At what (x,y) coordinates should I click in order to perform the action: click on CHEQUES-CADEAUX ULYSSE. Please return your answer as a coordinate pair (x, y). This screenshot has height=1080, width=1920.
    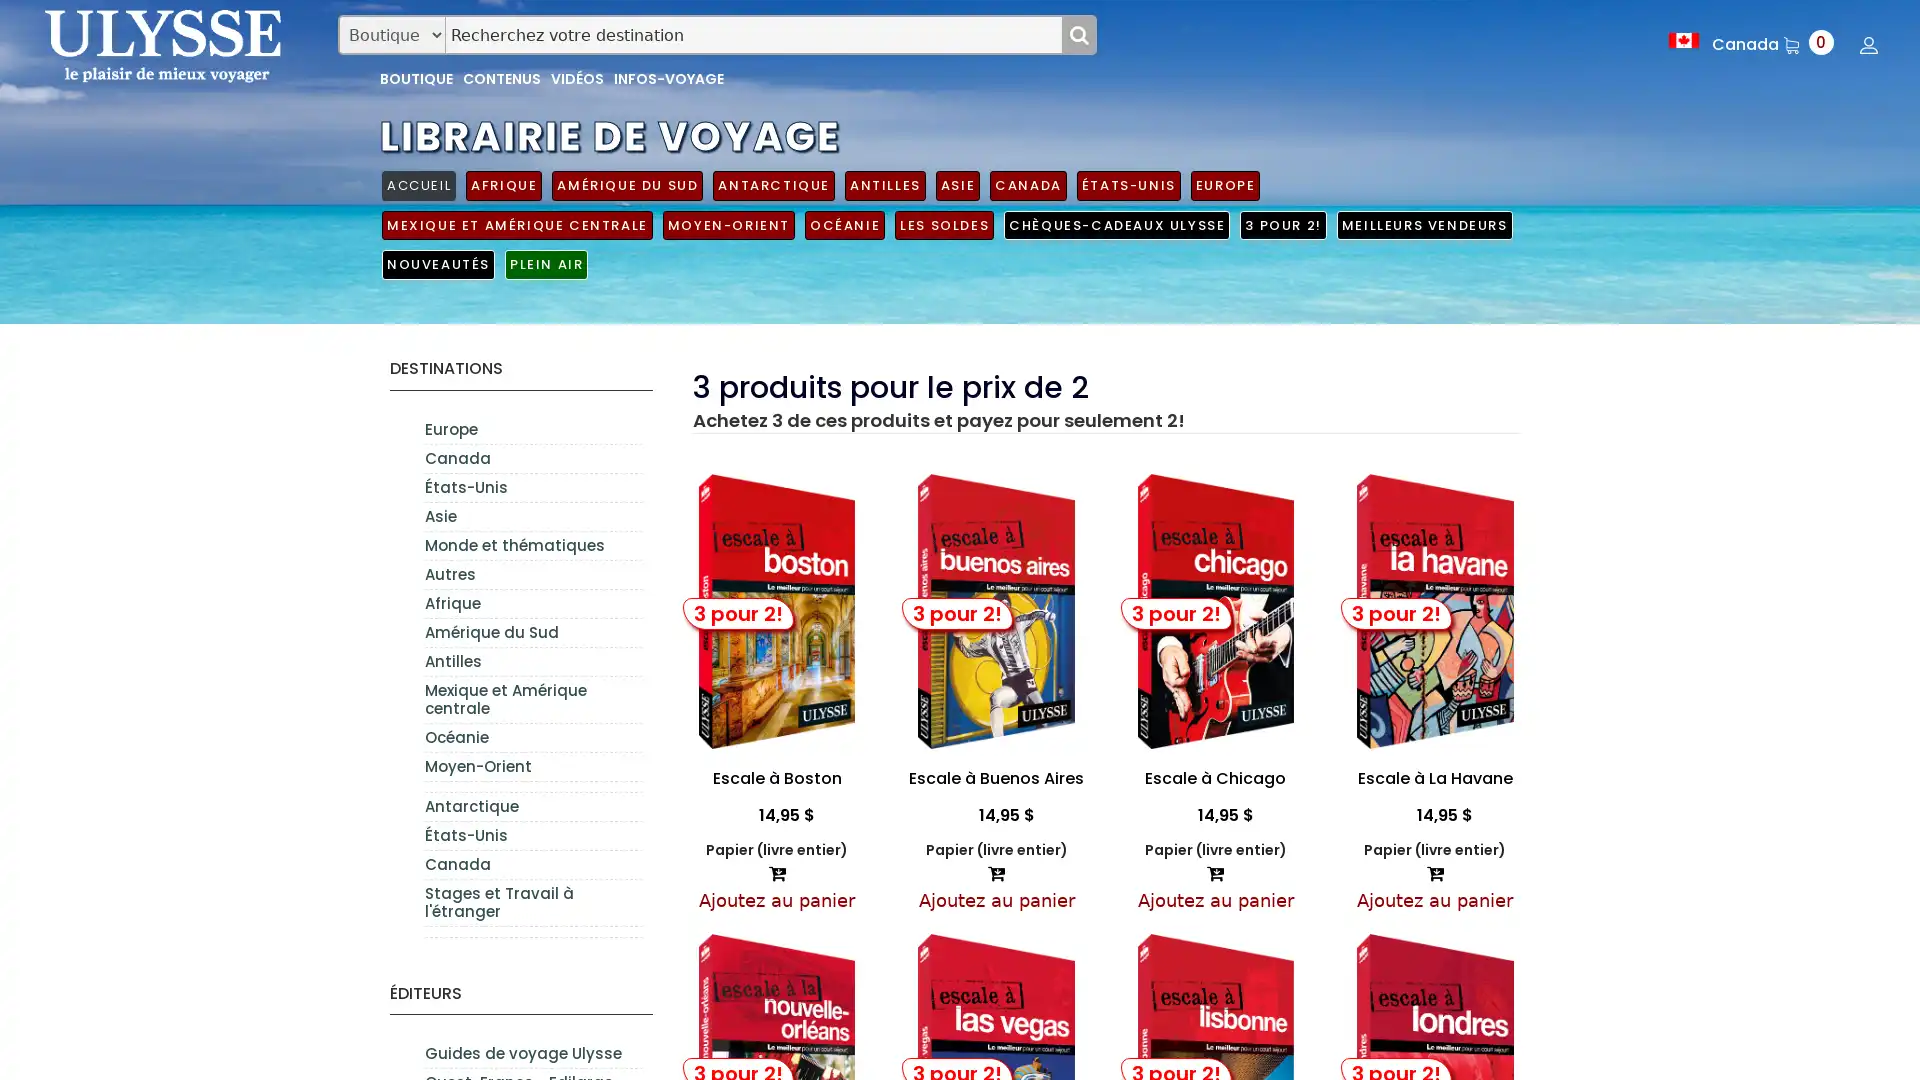
    Looking at the image, I should click on (1116, 224).